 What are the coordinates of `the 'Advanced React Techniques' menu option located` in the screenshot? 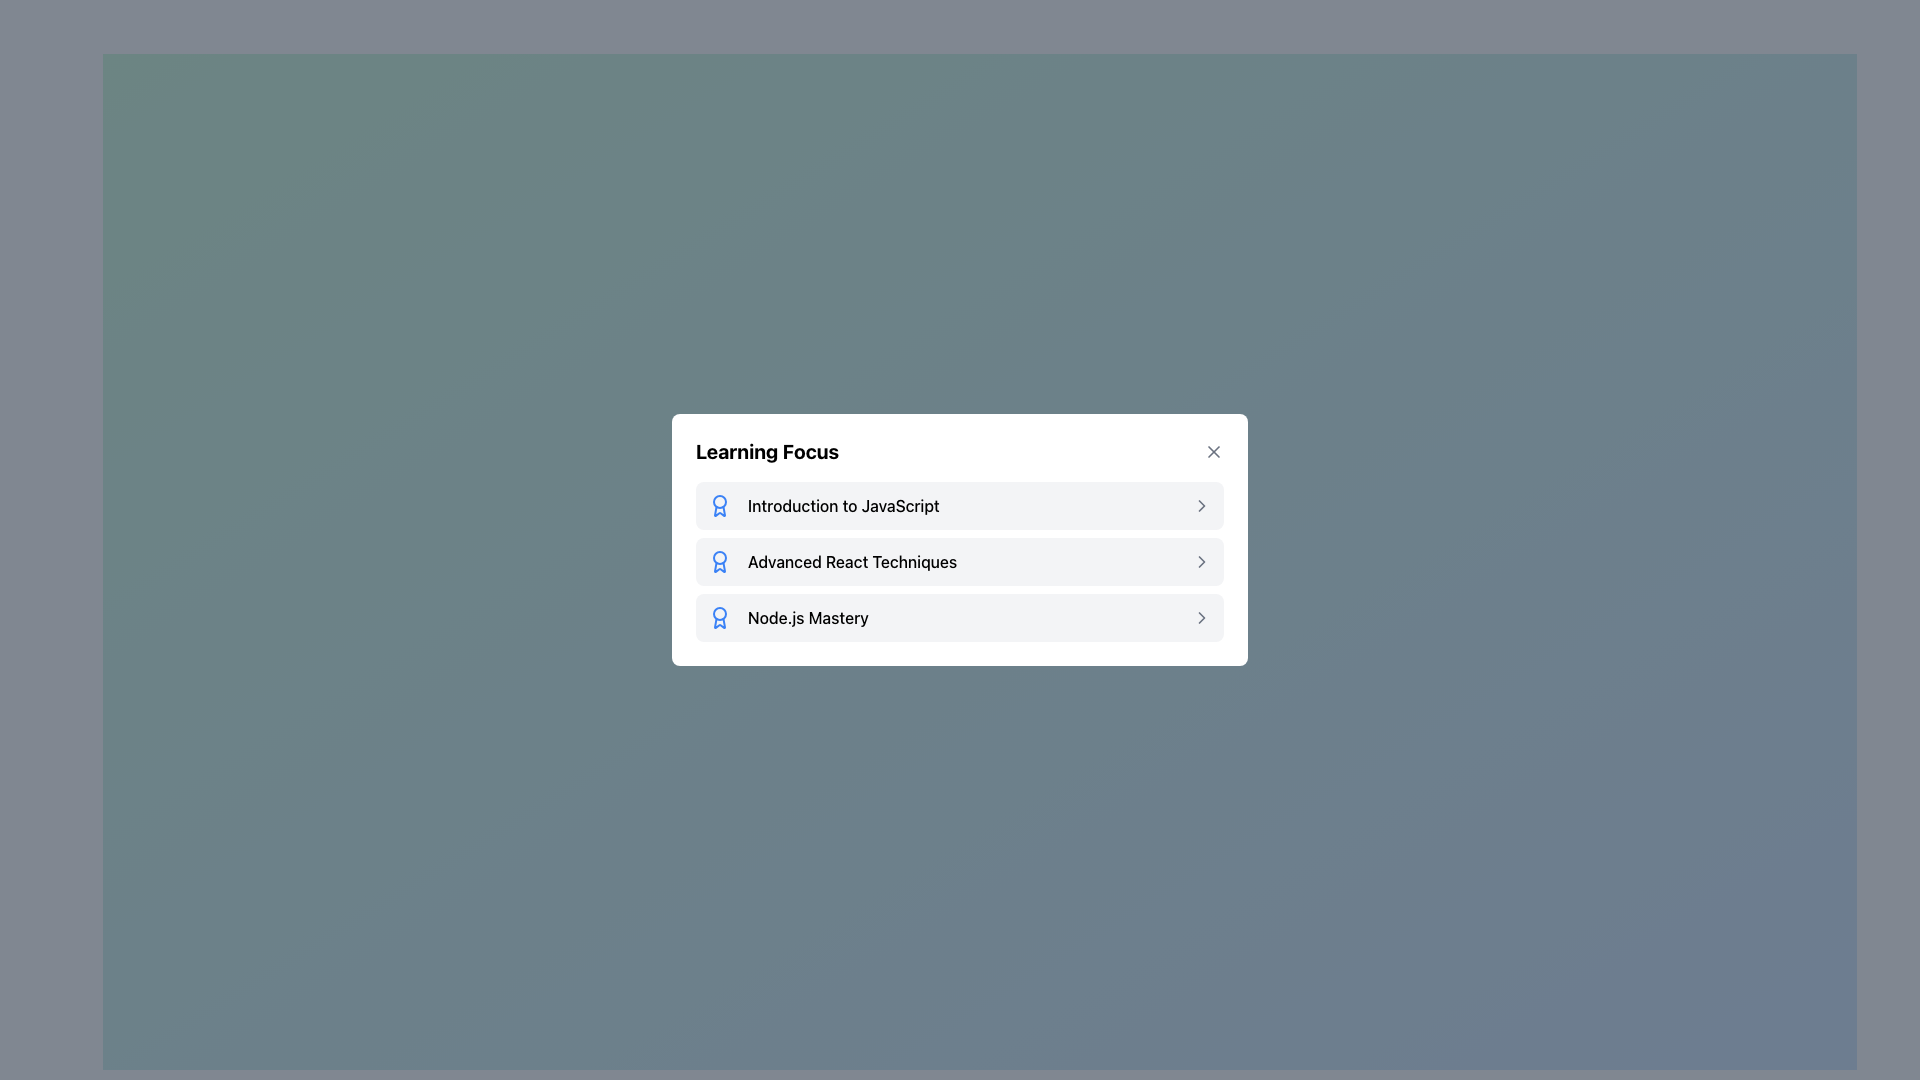 It's located at (960, 540).